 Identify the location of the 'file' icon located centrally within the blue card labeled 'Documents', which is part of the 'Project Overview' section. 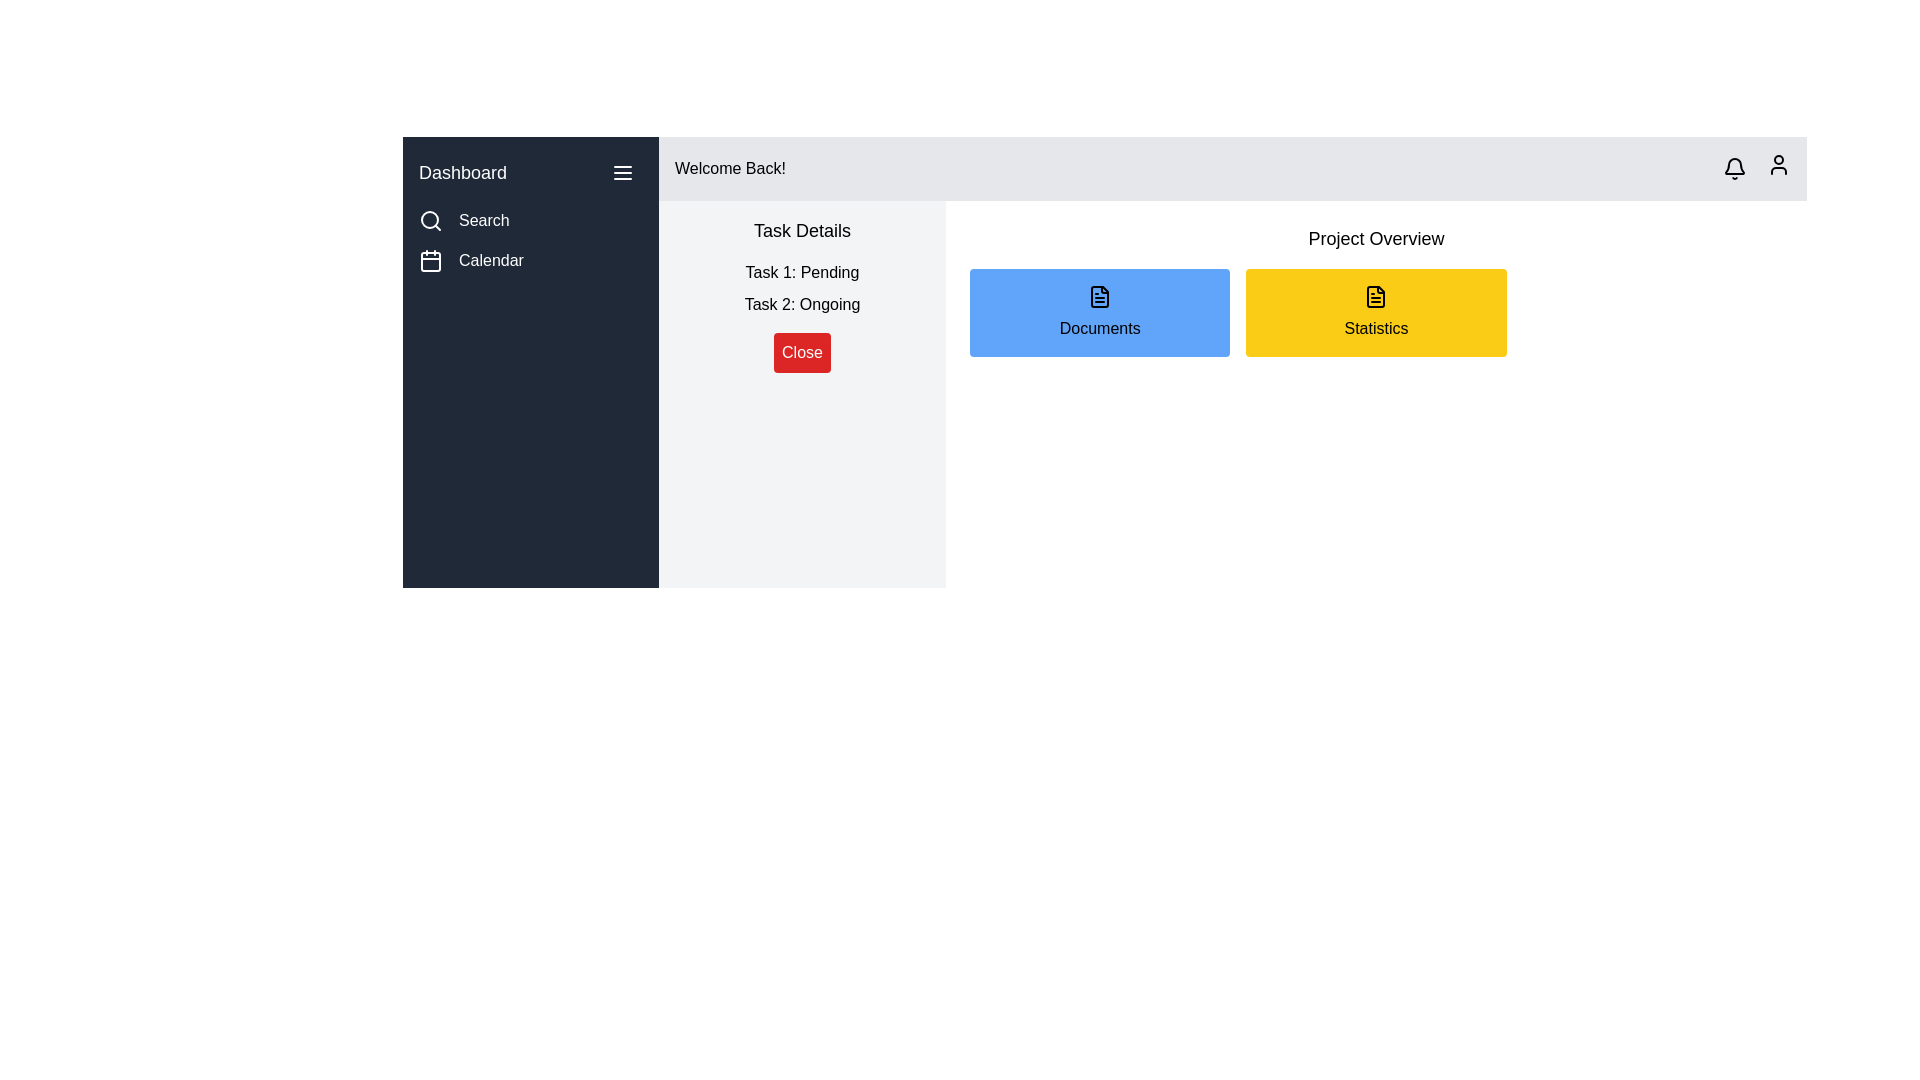
(1099, 297).